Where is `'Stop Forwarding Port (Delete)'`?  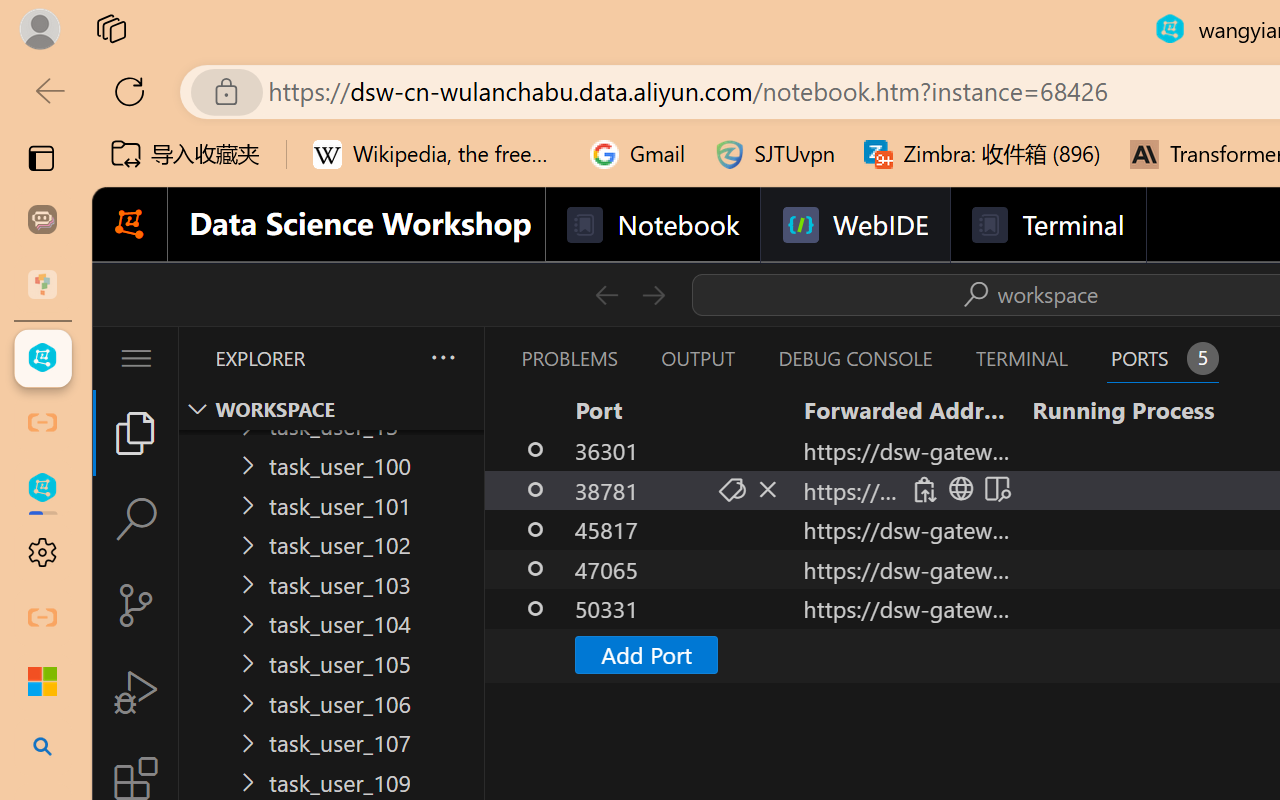
'Stop Forwarding Port (Delete)' is located at coordinates (765, 489).